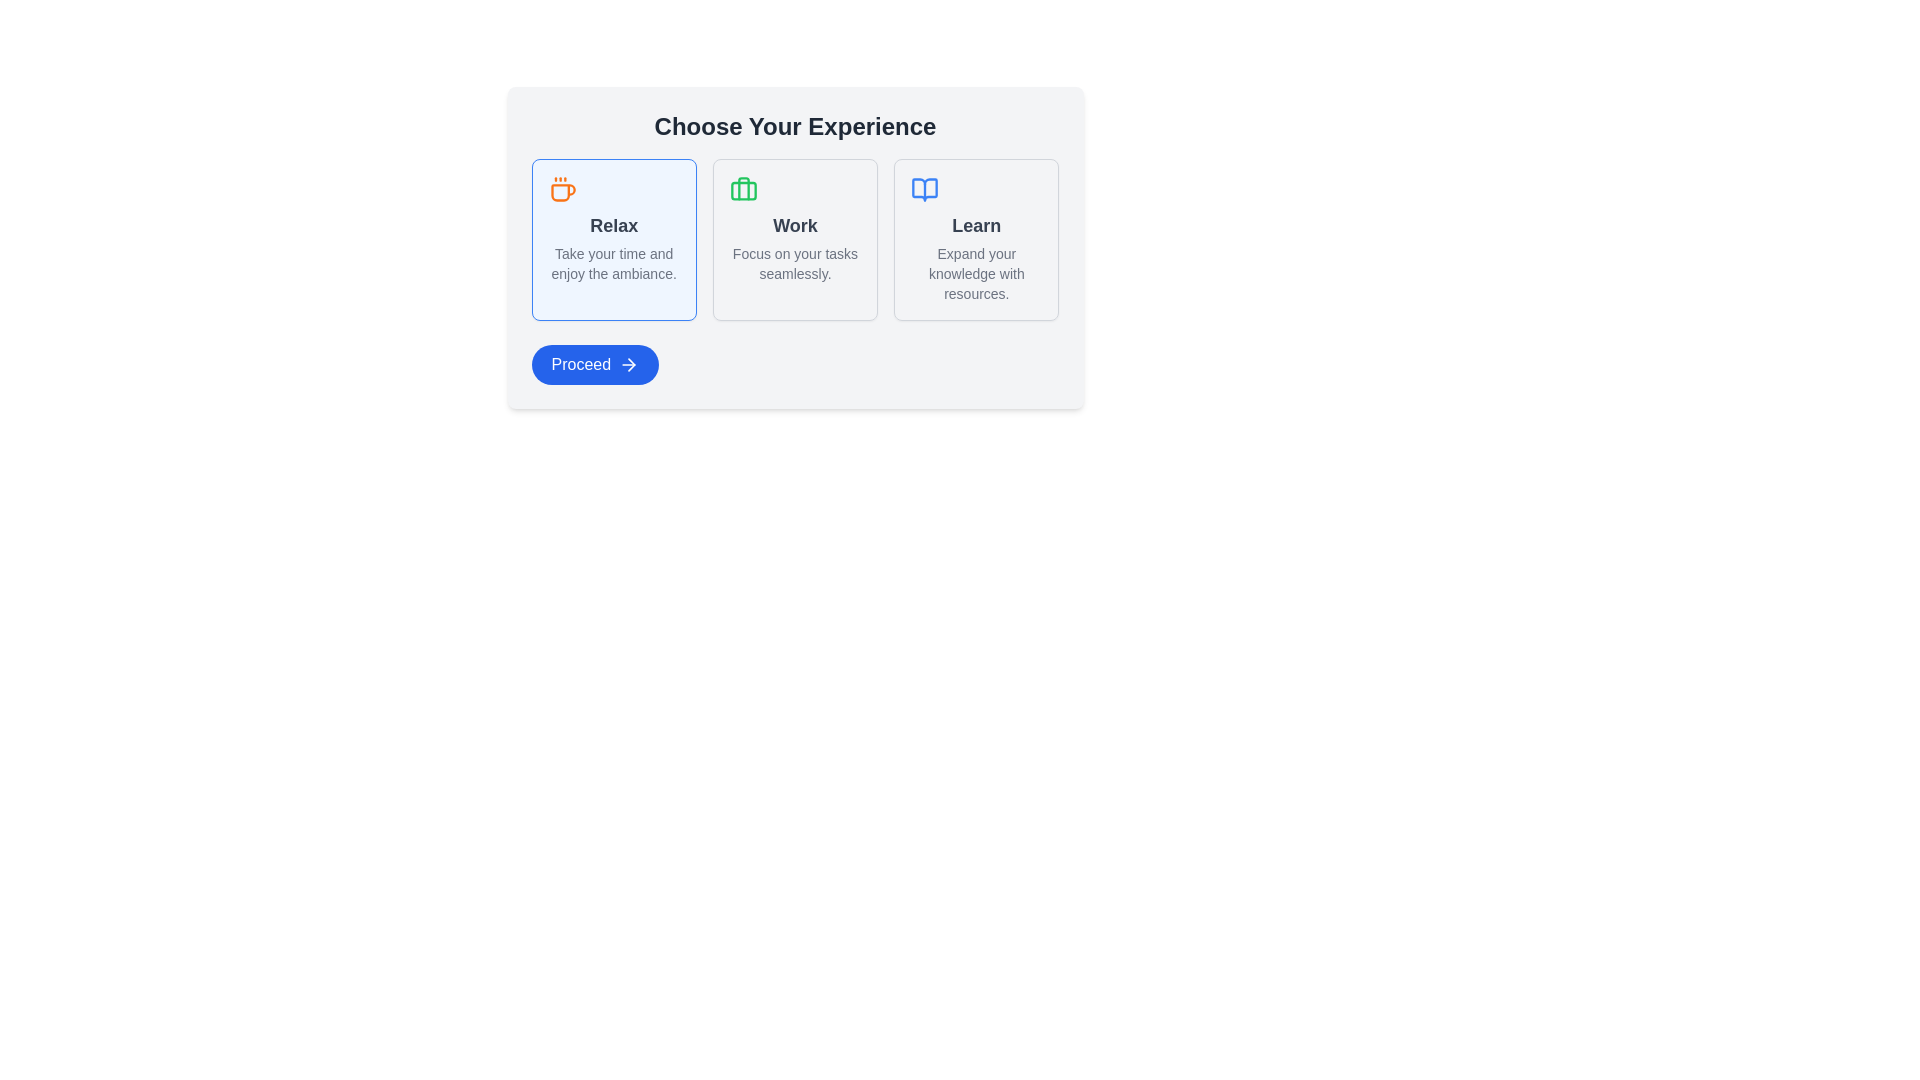  I want to click on the orange coffee cup icon located in the top left corner of the 'Relax' box, which is part of the 'Choose Your Experience' section, so click(613, 189).